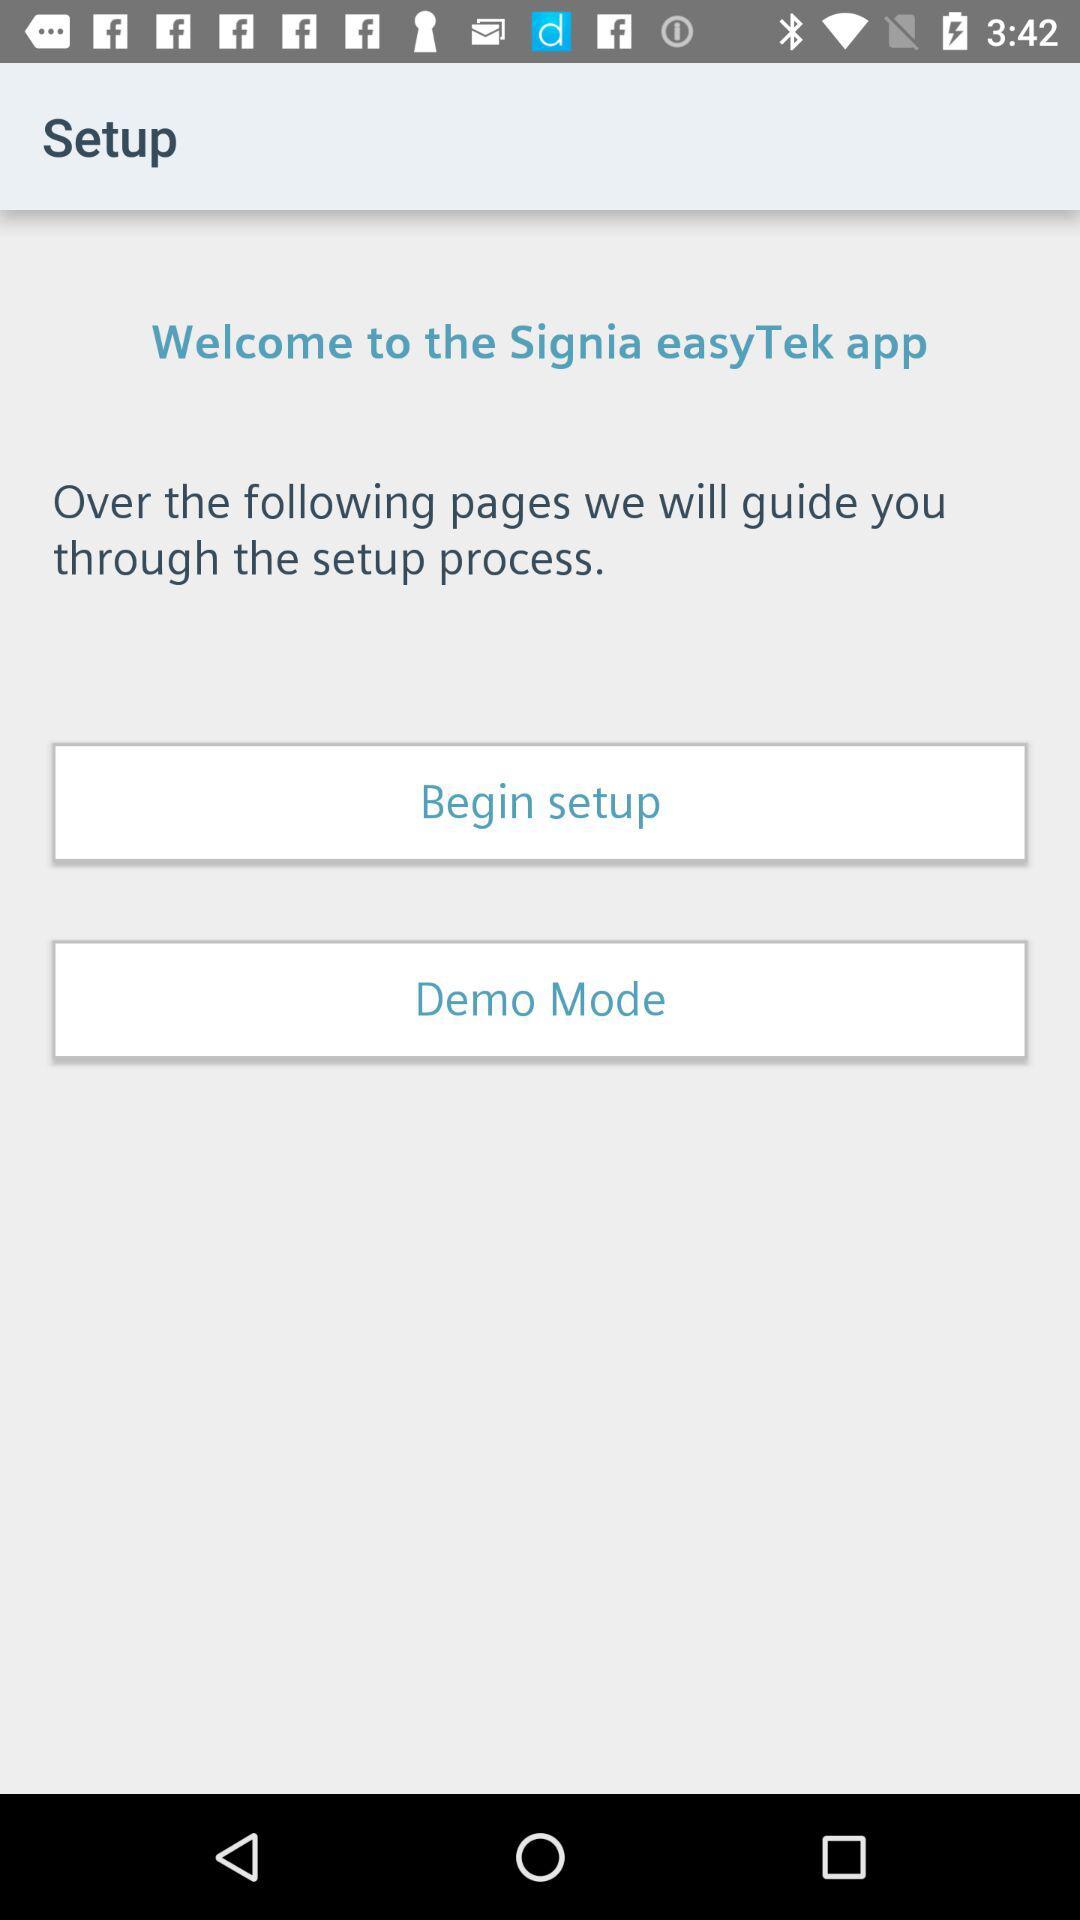  Describe the element at coordinates (540, 999) in the screenshot. I see `the demo mode` at that location.